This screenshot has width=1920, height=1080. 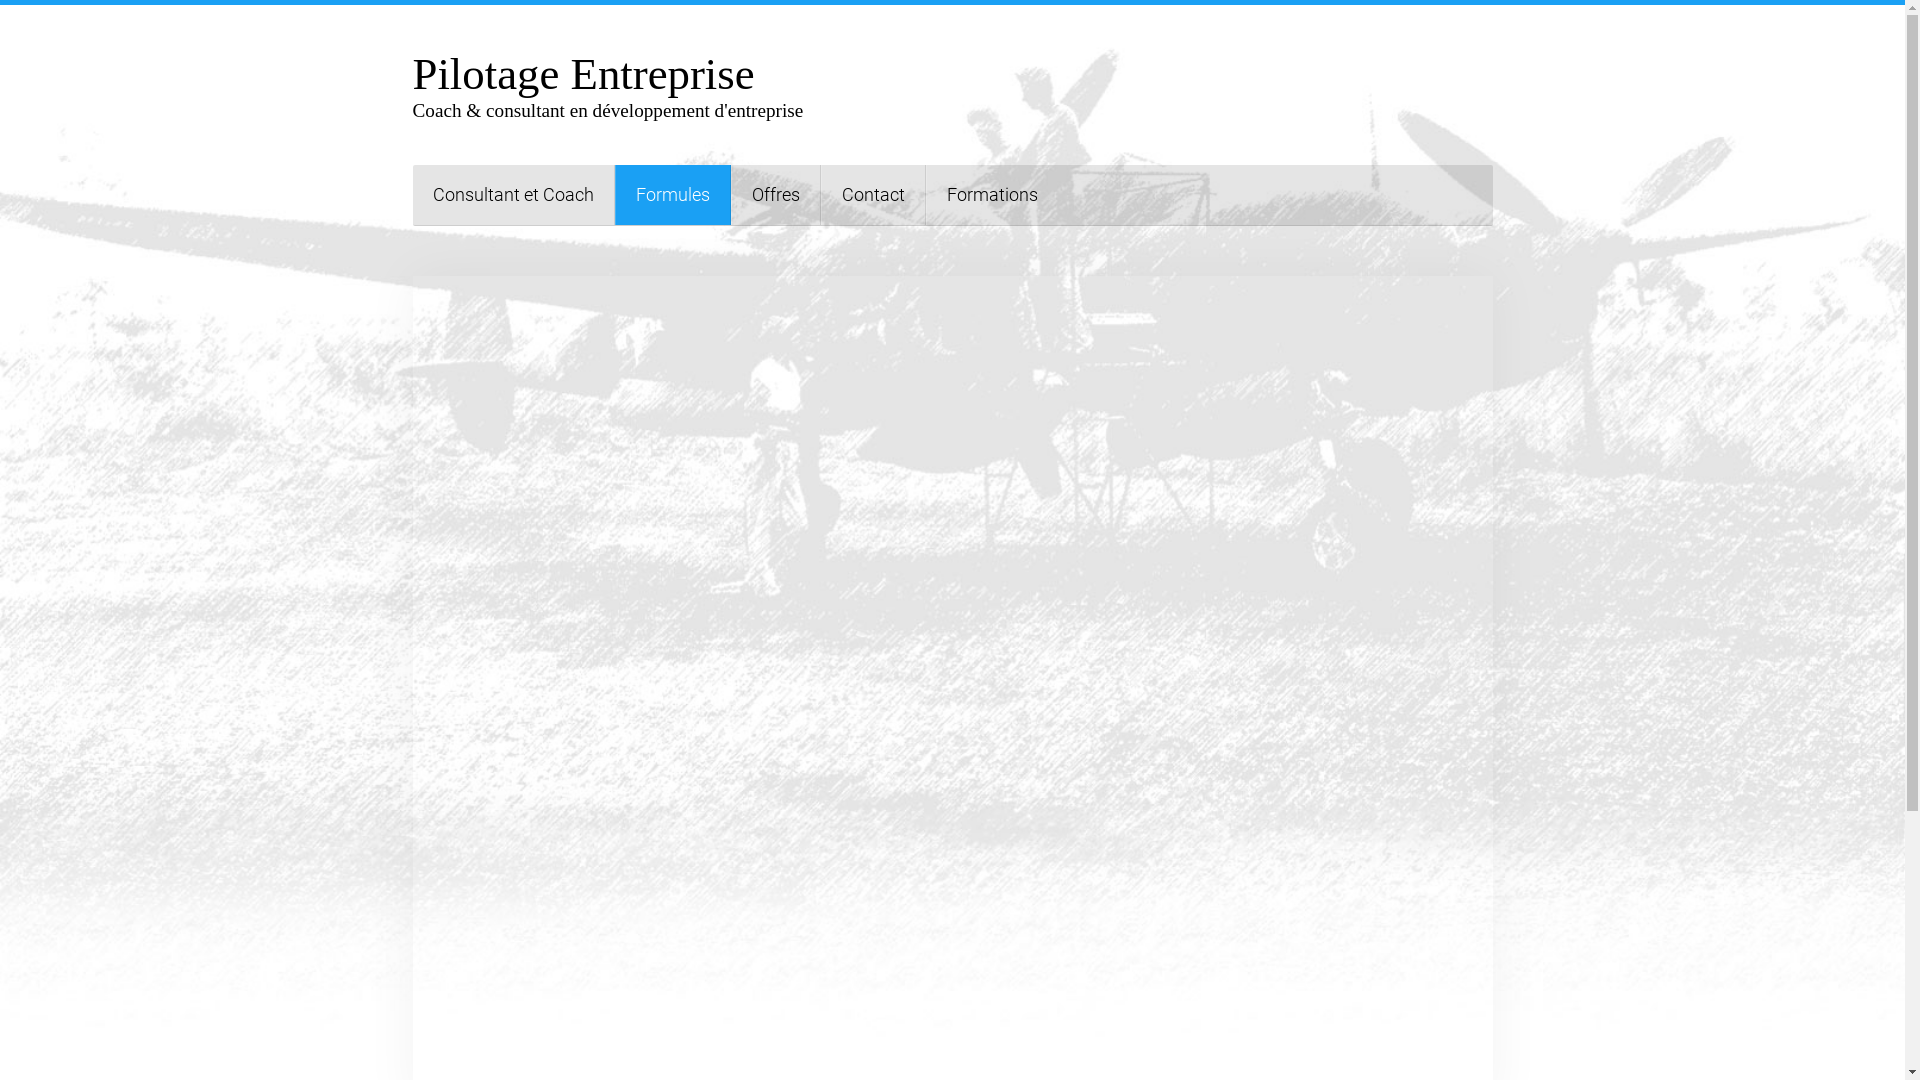 I want to click on 'Formations', so click(x=992, y=195).